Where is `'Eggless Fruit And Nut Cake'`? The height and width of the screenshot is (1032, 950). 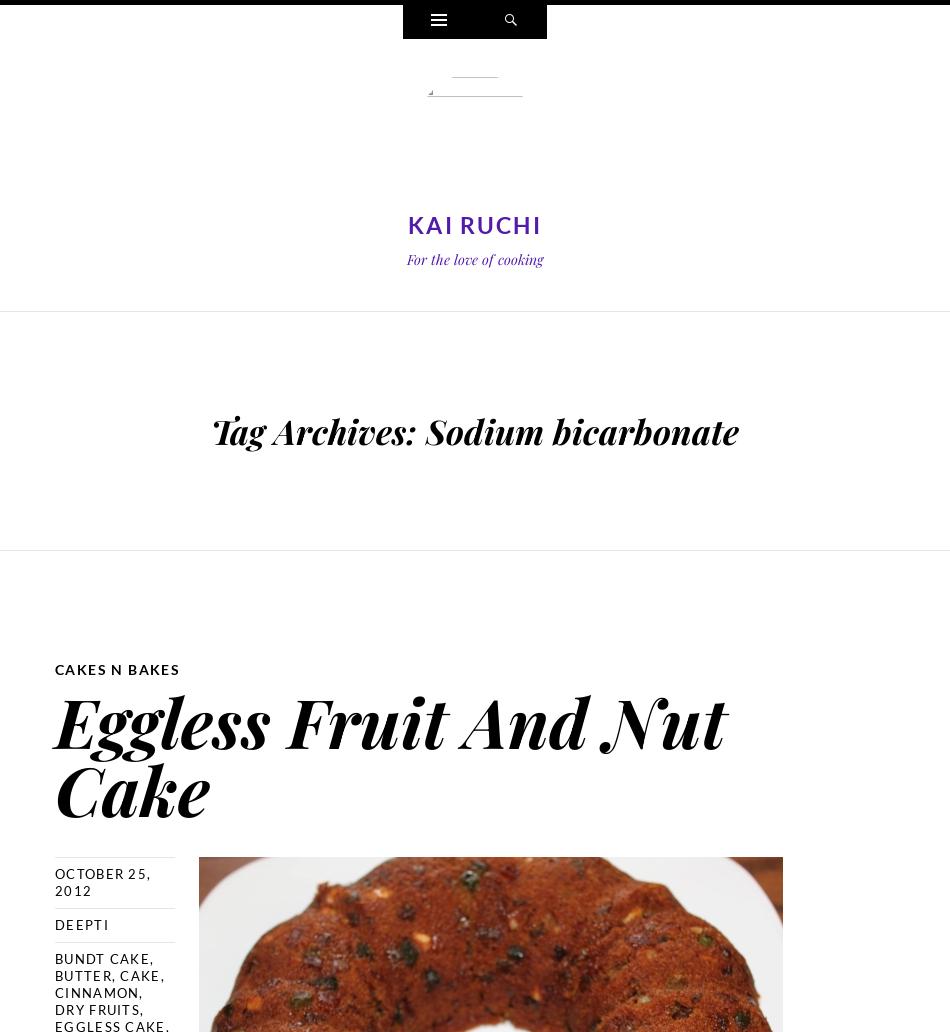
'Eggless Fruit And Nut Cake' is located at coordinates (389, 752).